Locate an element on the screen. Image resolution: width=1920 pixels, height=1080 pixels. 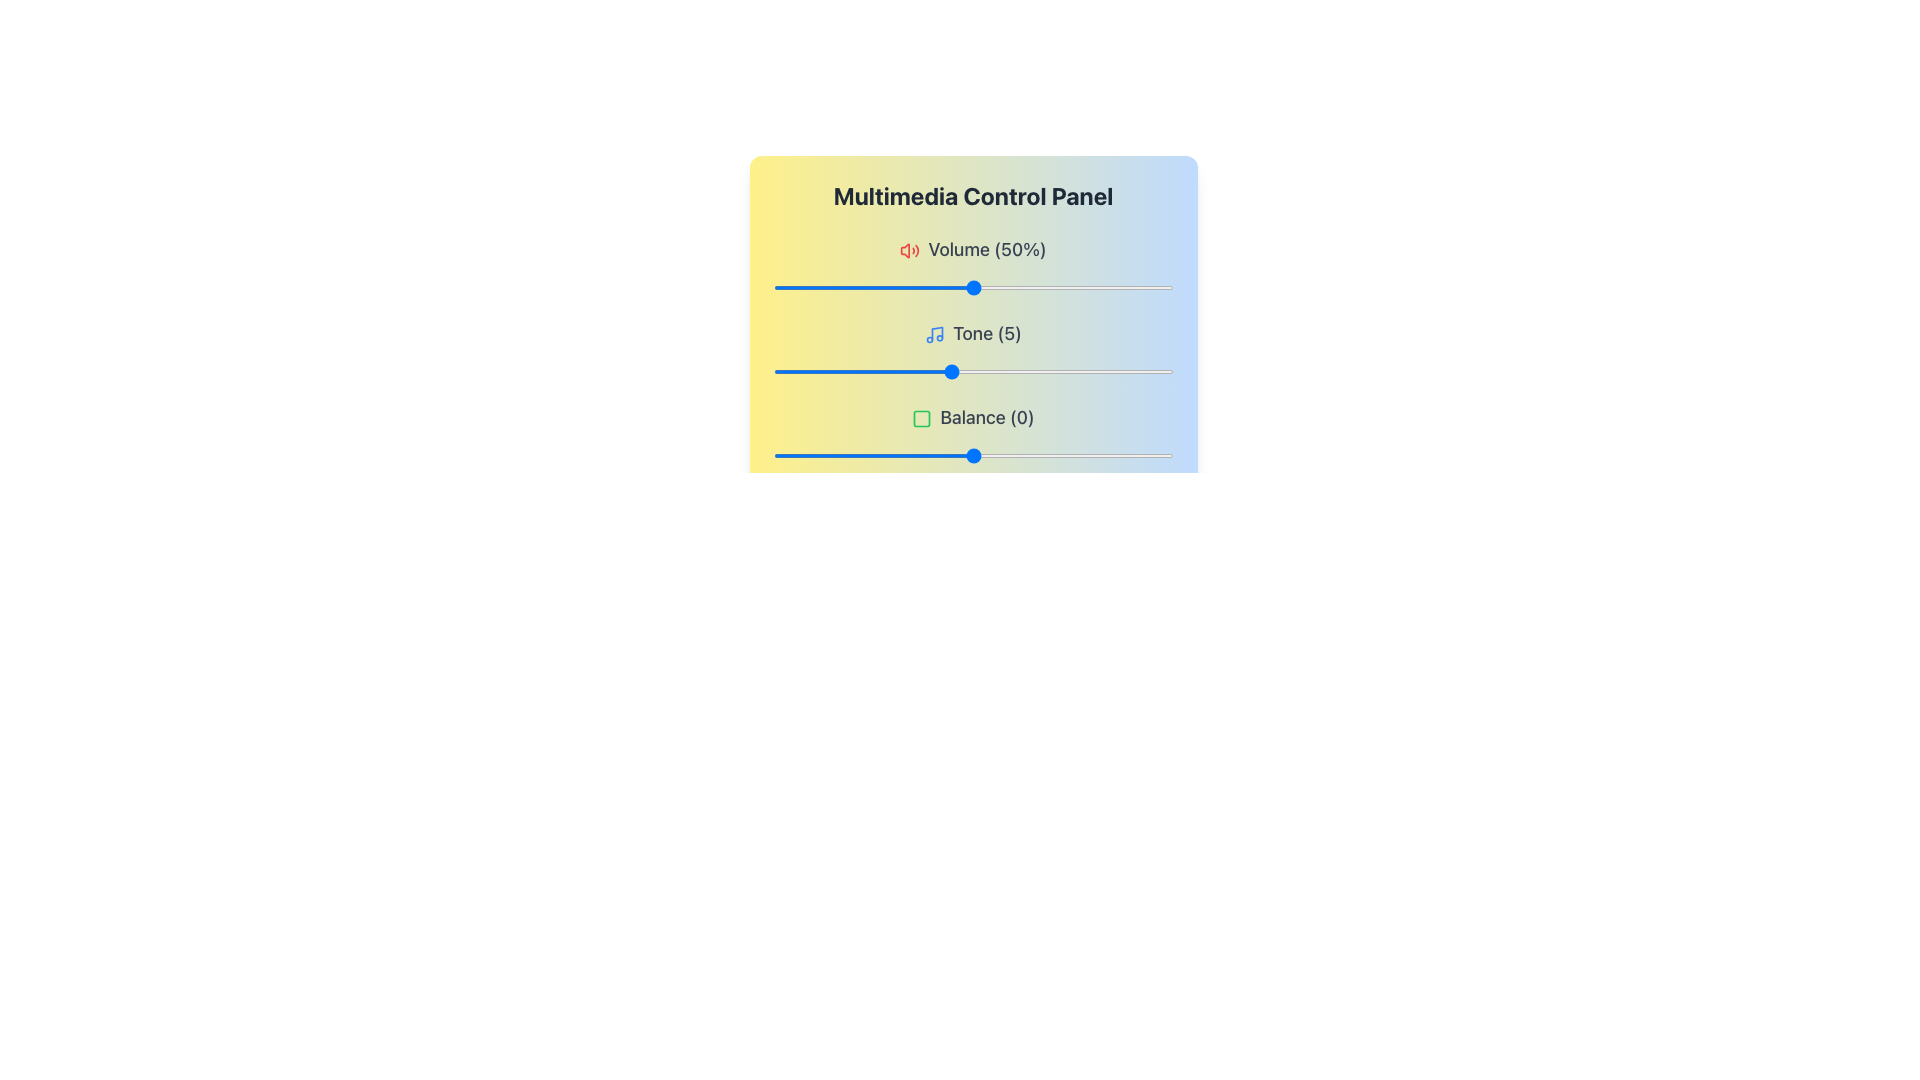
balance is located at coordinates (1125, 455).